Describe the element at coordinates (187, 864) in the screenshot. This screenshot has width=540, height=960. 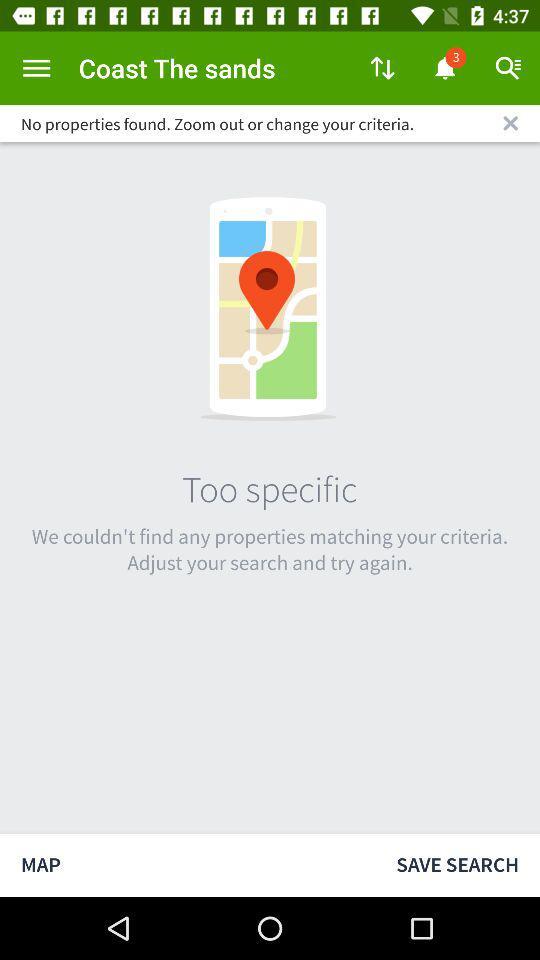
I see `map` at that location.